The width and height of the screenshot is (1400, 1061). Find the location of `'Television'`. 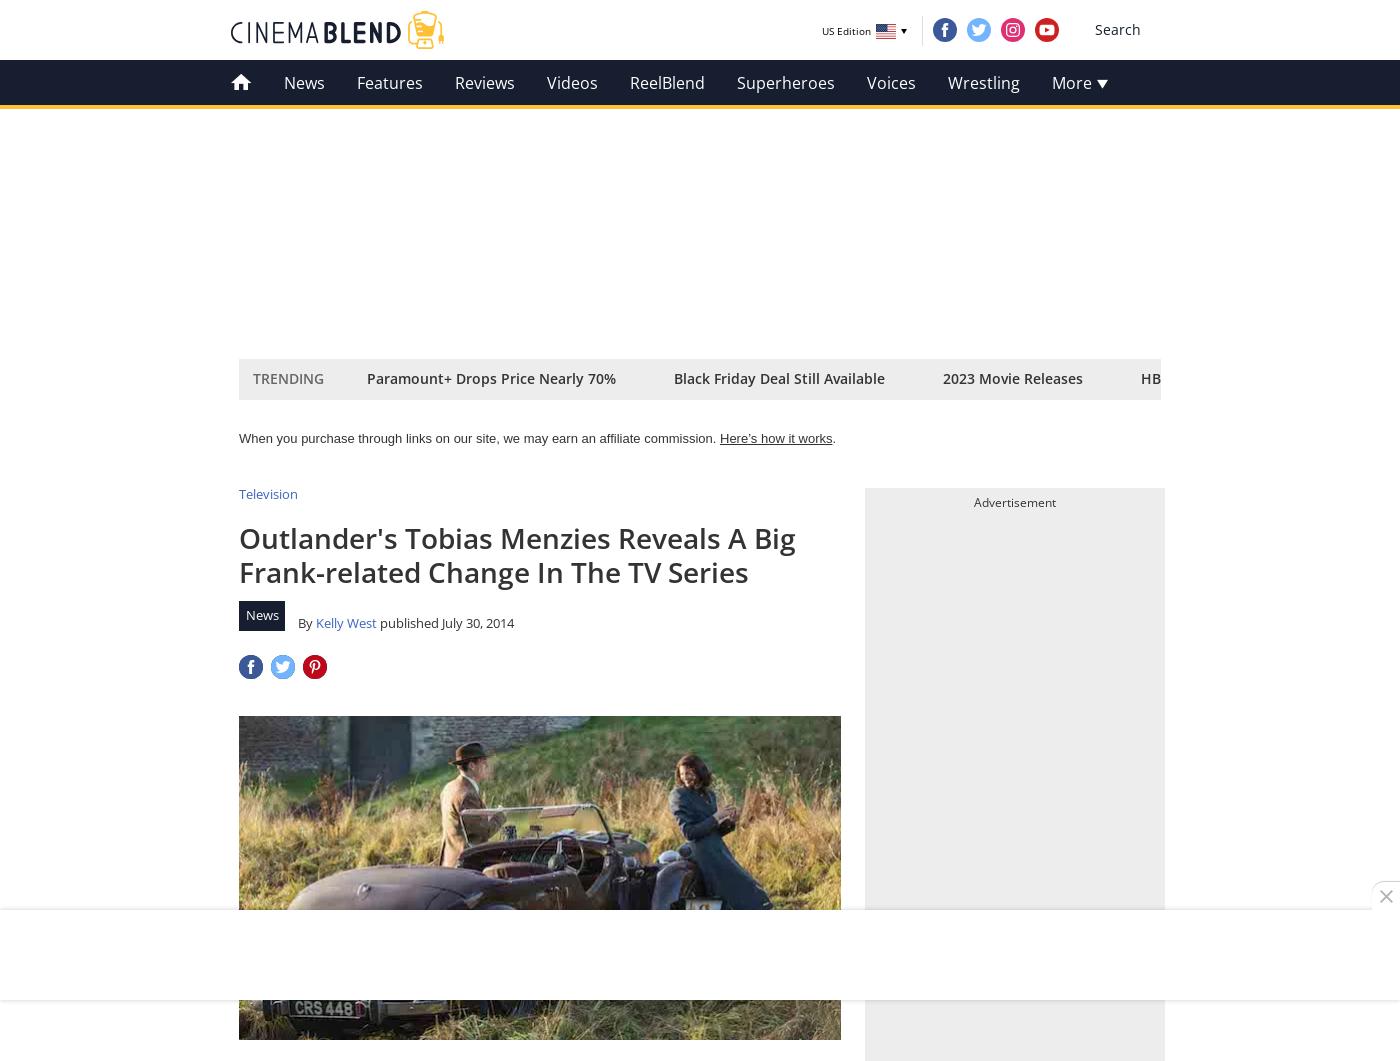

'Television' is located at coordinates (268, 494).